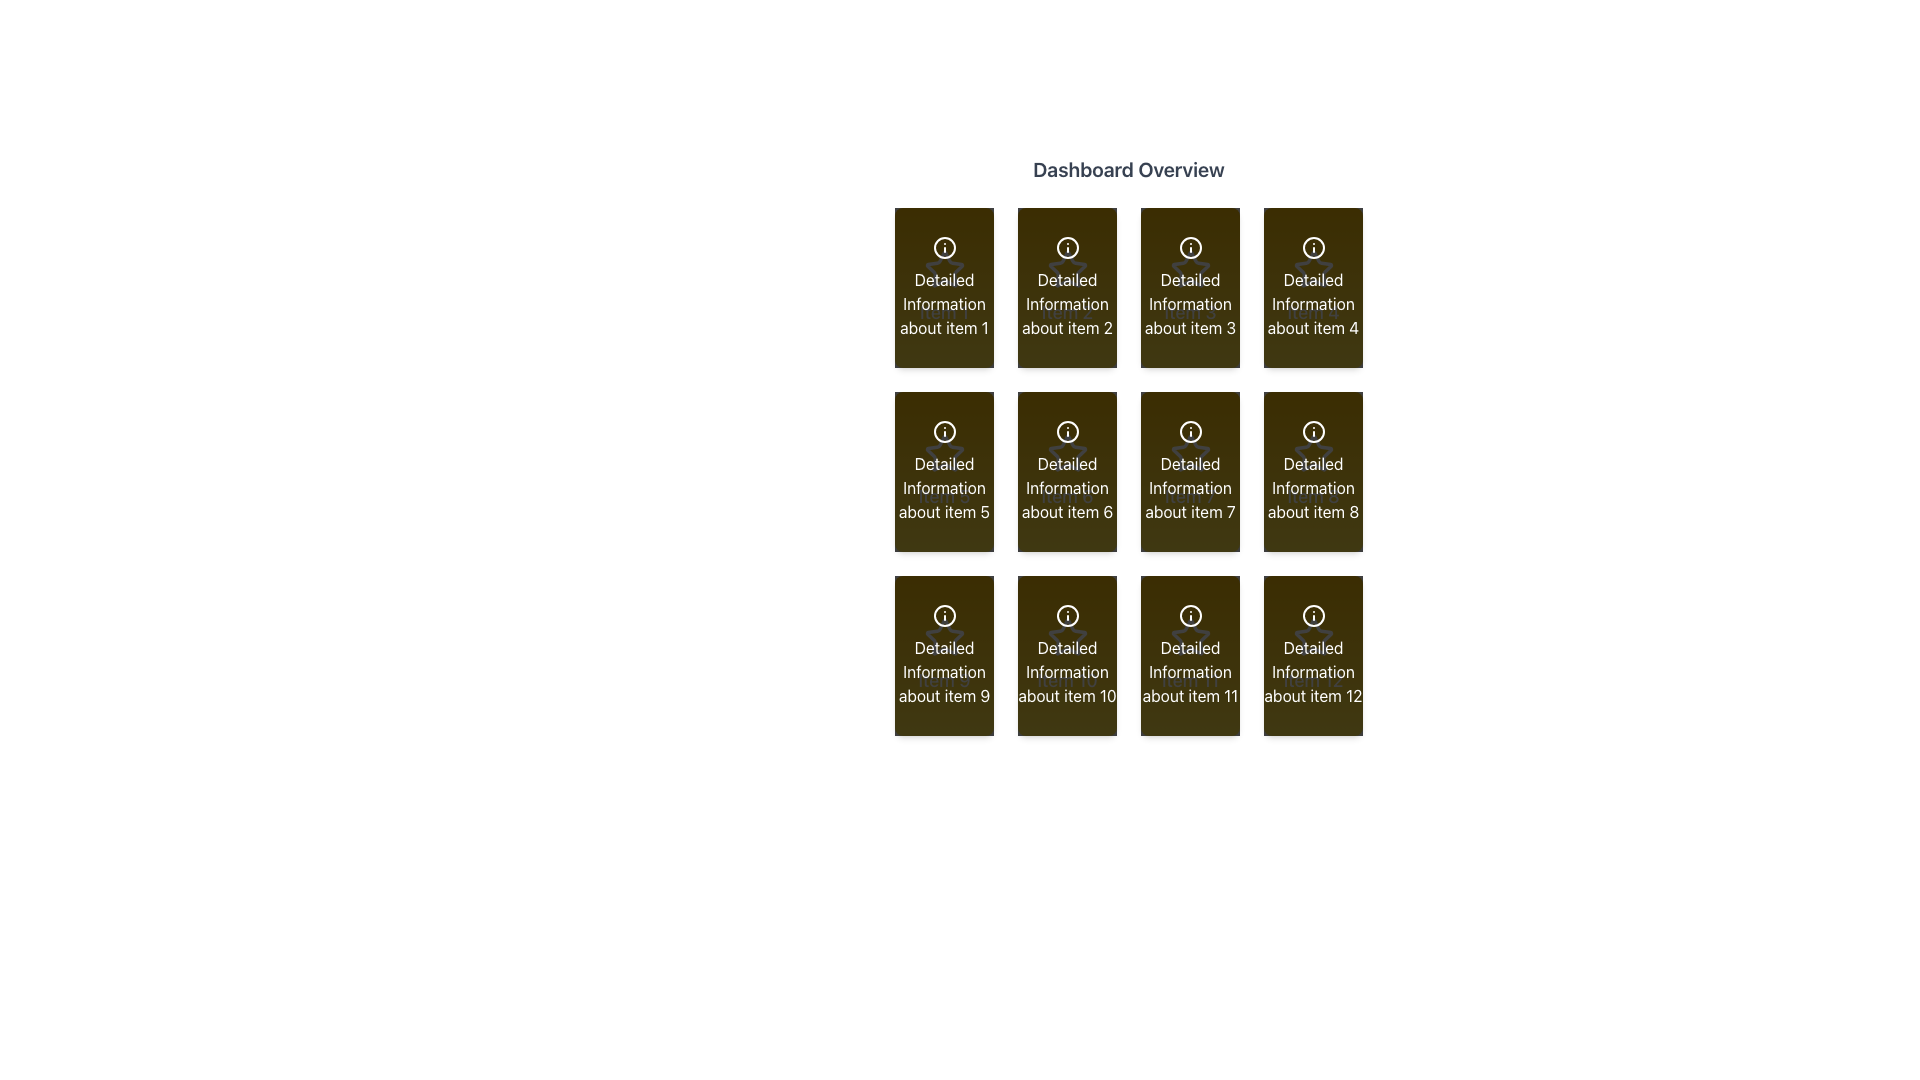 The width and height of the screenshot is (1920, 1080). Describe the element at coordinates (1313, 246) in the screenshot. I see `the Circular SVG element located in the top row, fourth column of the 'Dashboard Overview' grid layout, which serves a decorative role within an icon` at that location.